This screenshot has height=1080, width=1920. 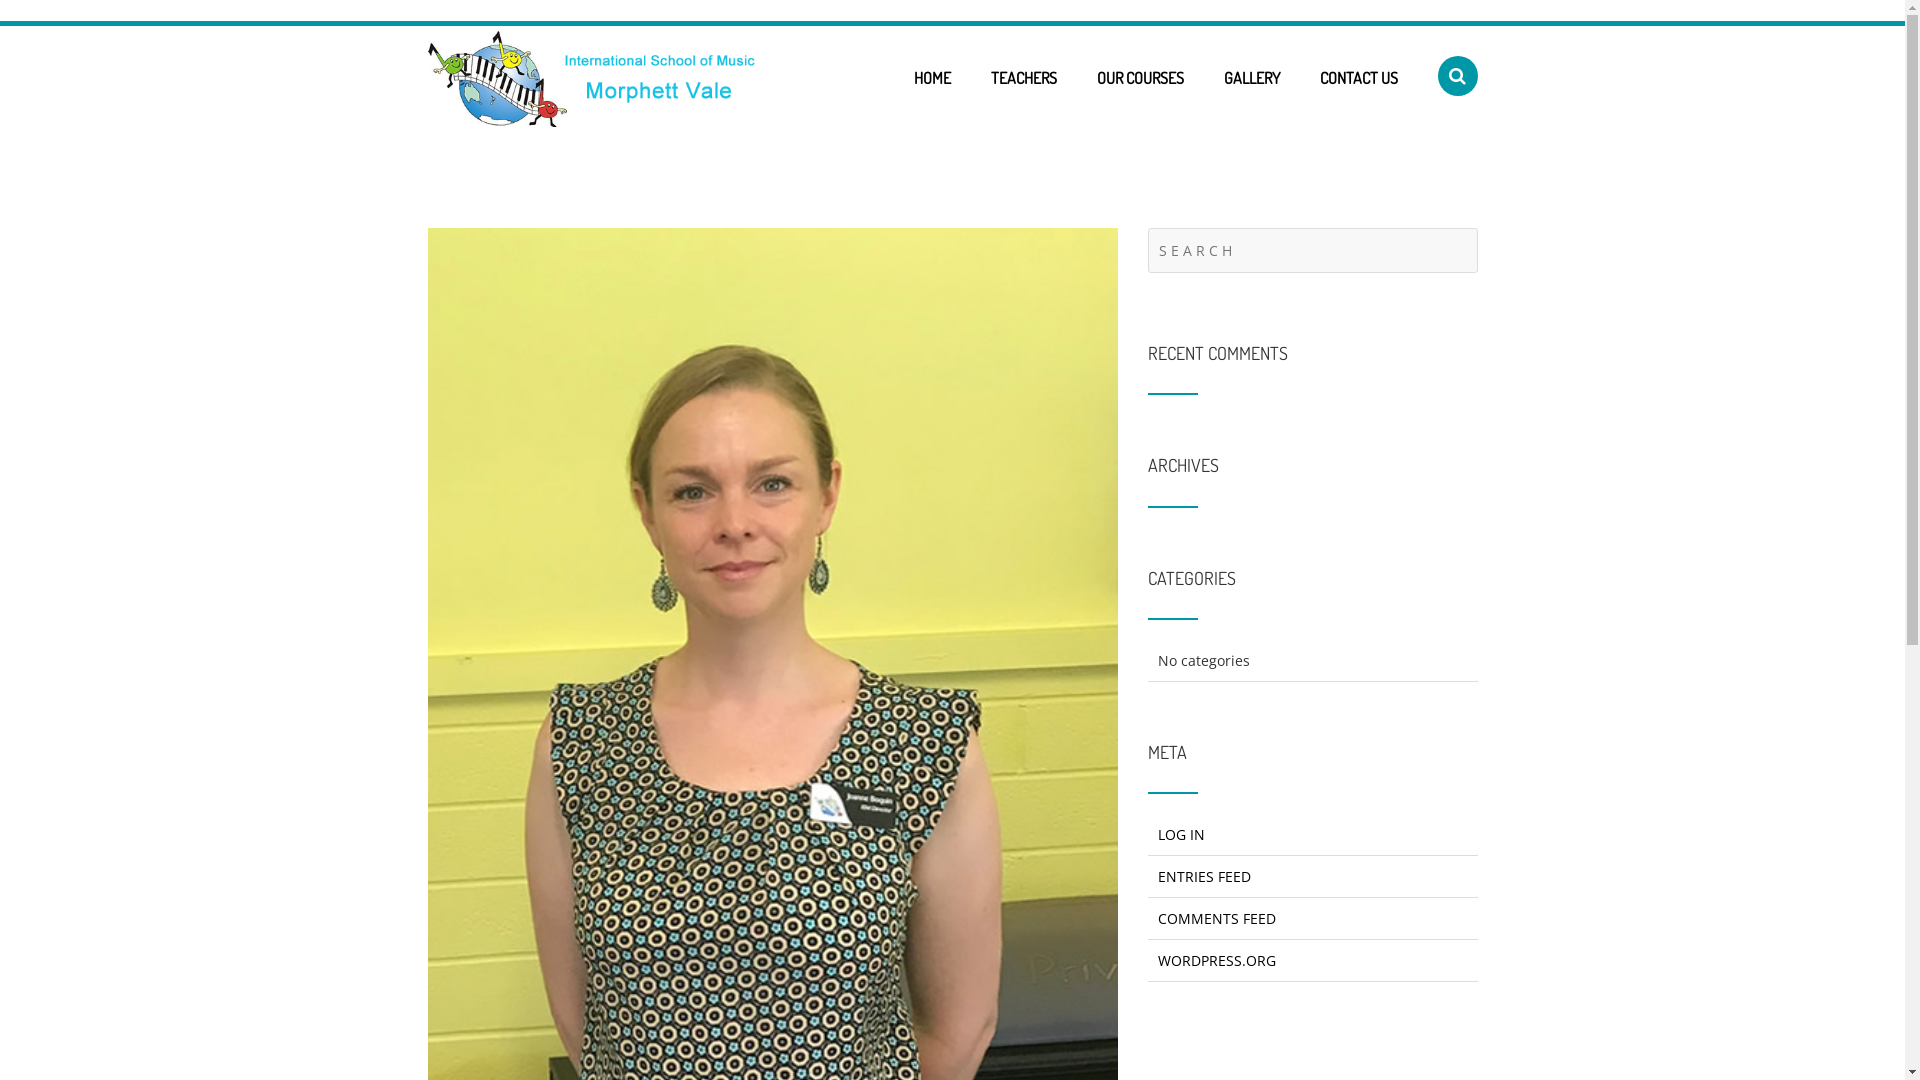 What do you see at coordinates (1216, 918) in the screenshot?
I see `'COMMENTS FEED'` at bounding box center [1216, 918].